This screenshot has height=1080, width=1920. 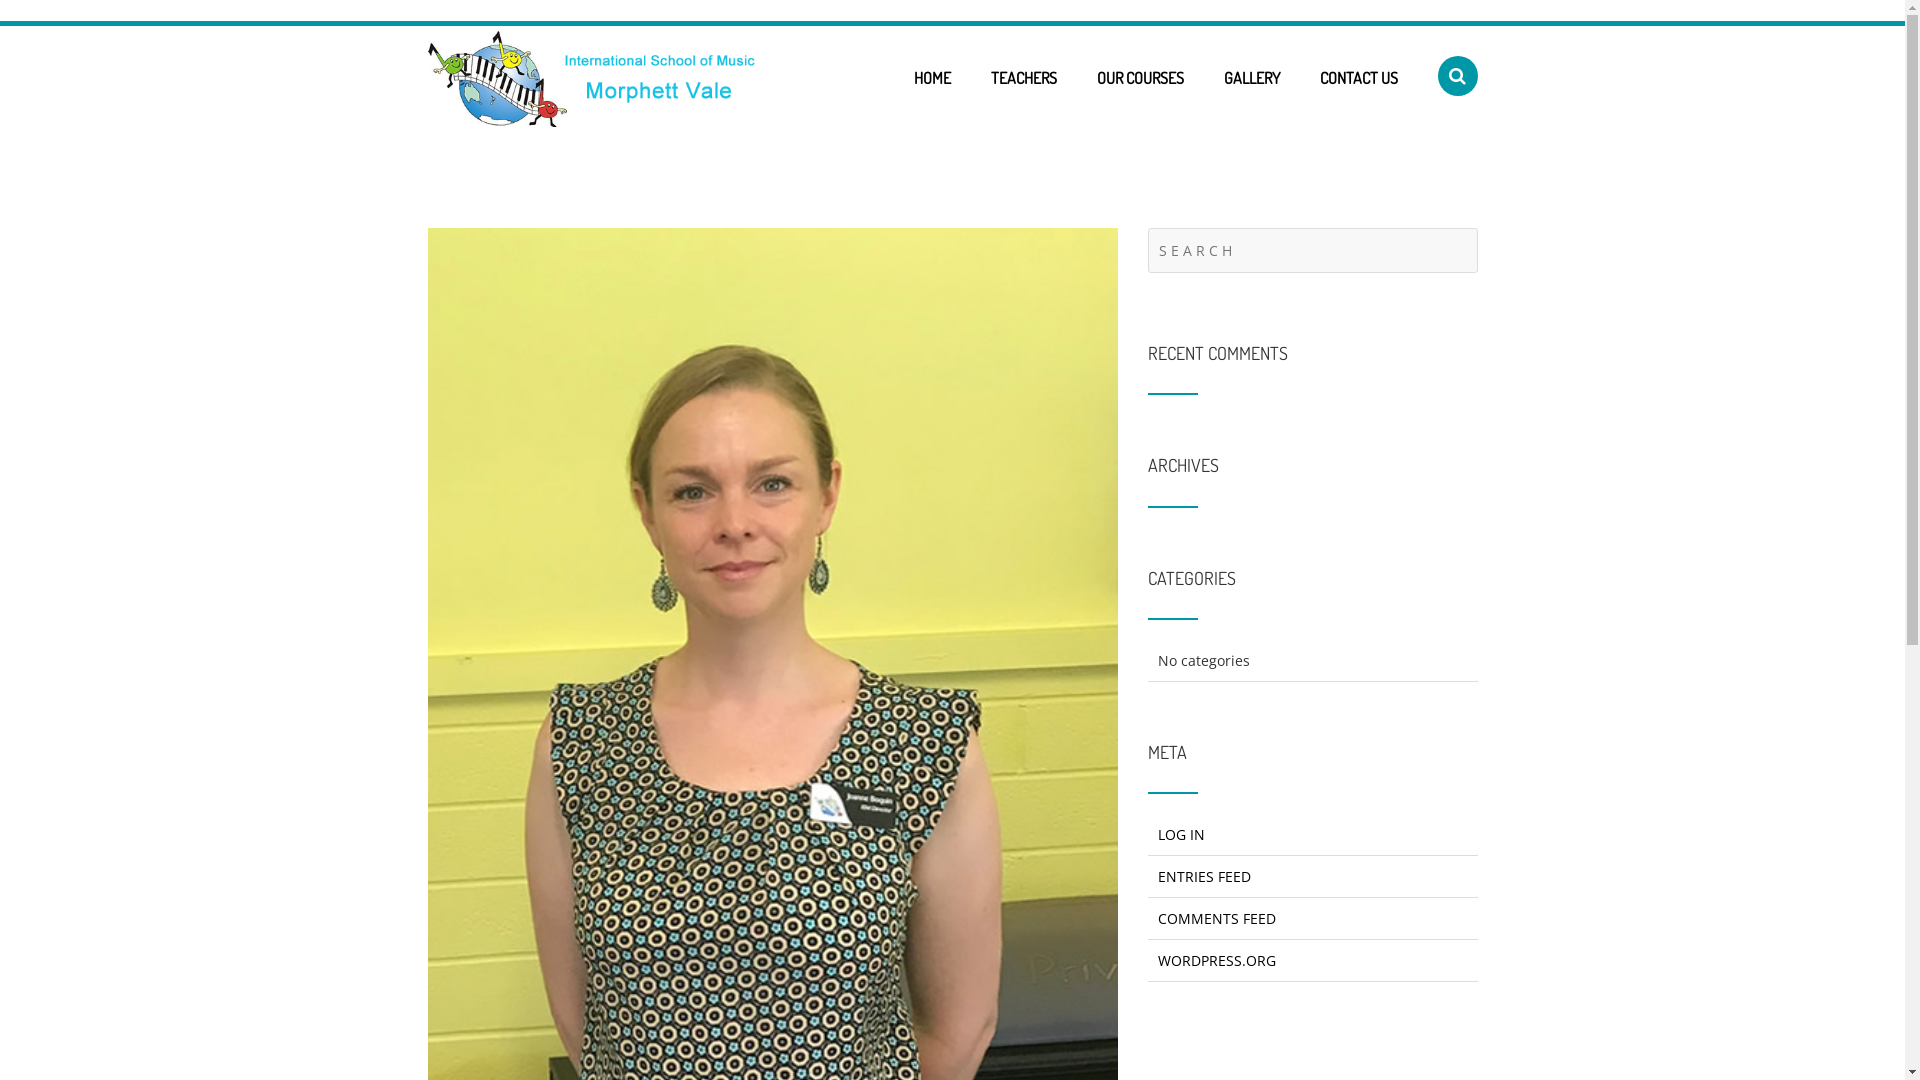 What do you see at coordinates (1216, 918) in the screenshot?
I see `'COMMENTS FEED'` at bounding box center [1216, 918].